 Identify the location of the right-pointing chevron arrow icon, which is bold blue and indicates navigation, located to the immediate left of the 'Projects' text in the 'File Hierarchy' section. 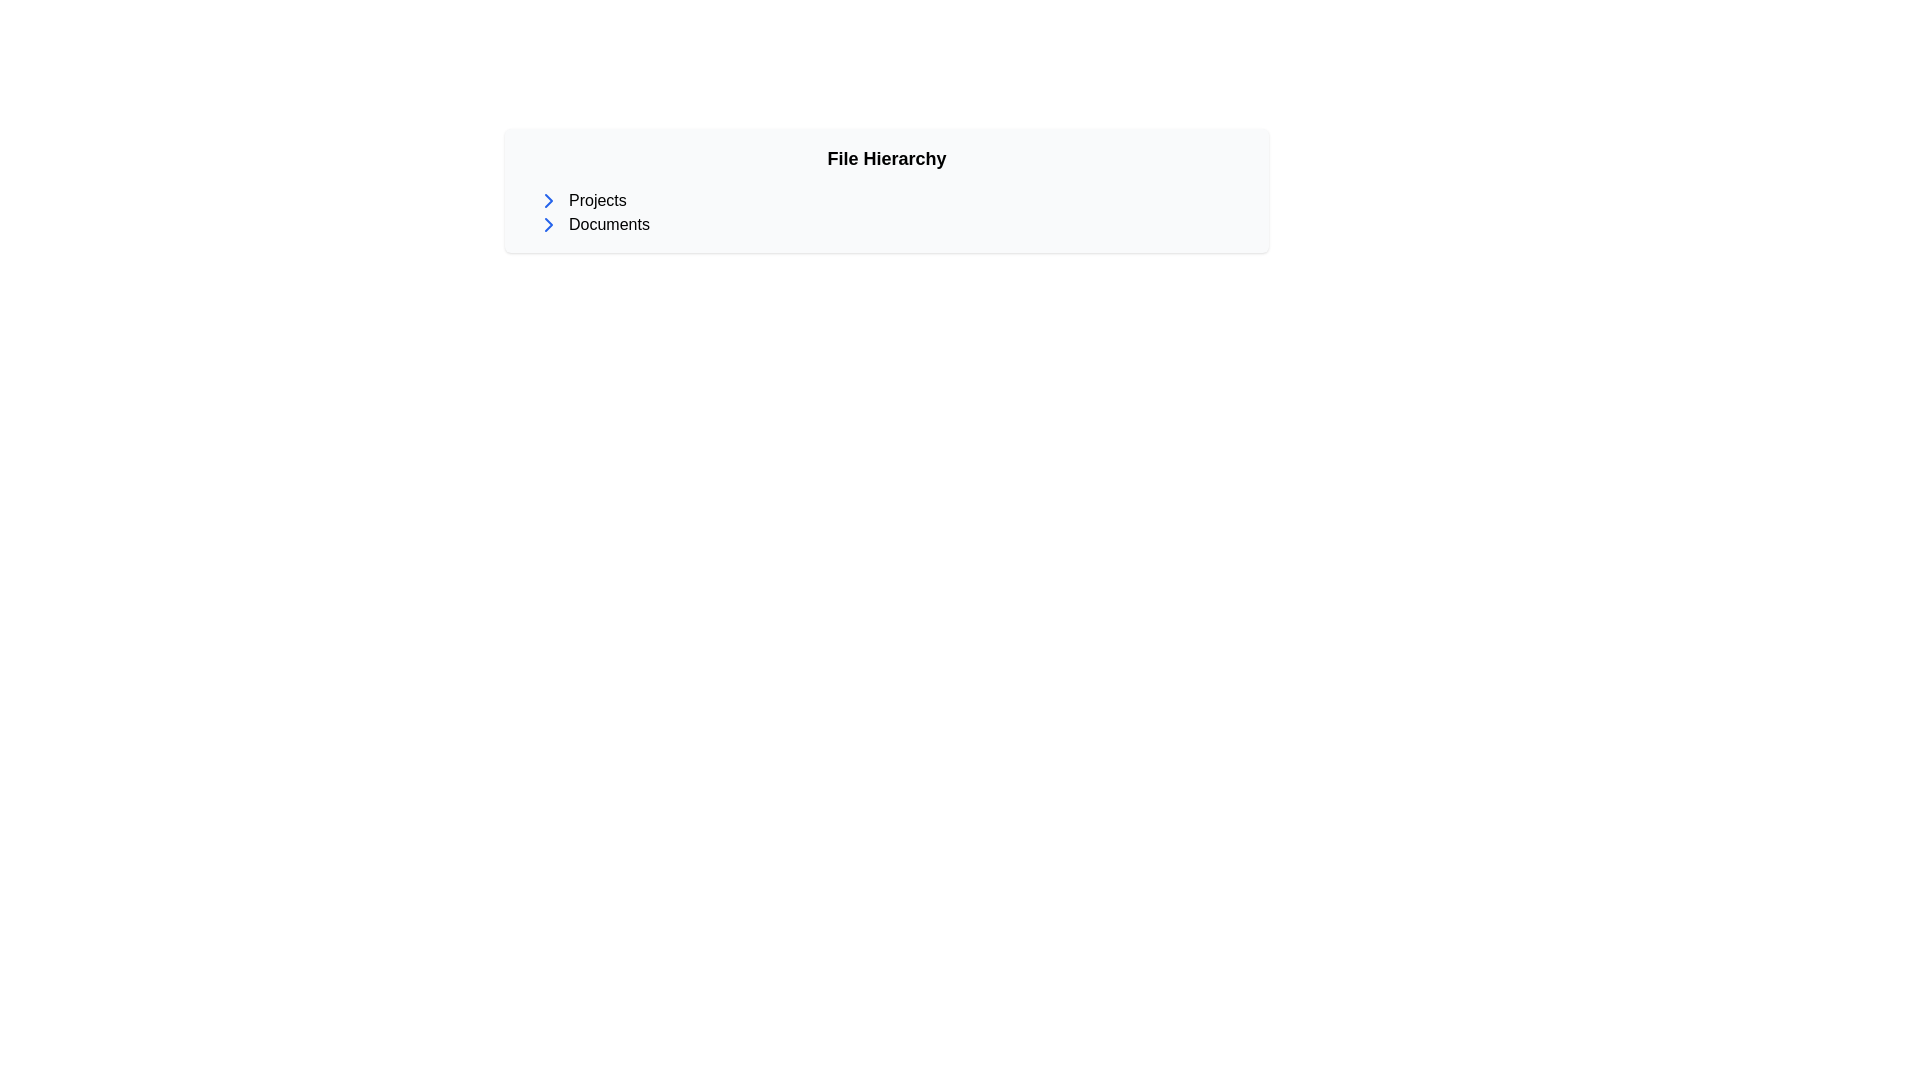
(548, 200).